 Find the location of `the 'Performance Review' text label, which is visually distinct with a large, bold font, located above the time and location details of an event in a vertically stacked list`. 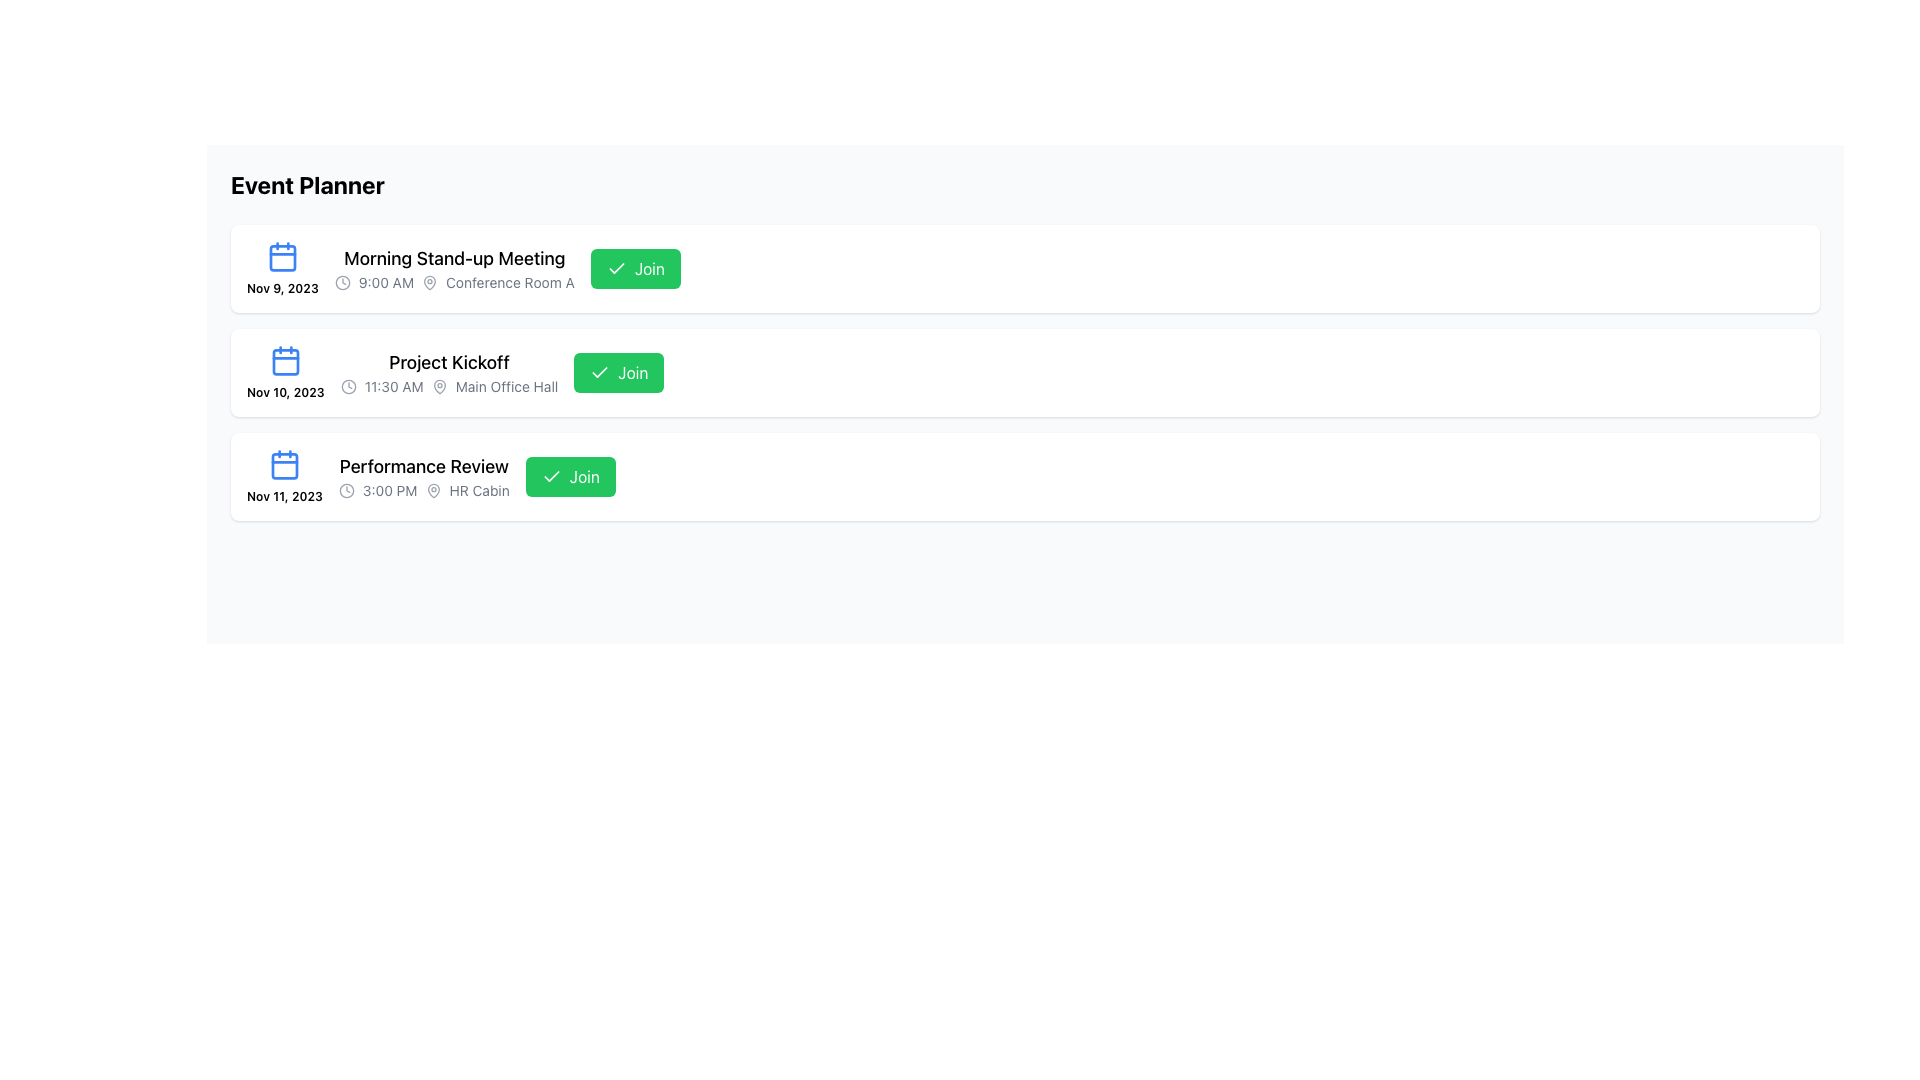

the 'Performance Review' text label, which is visually distinct with a large, bold font, located above the time and location details of an event in a vertically stacked list is located at coordinates (423, 466).